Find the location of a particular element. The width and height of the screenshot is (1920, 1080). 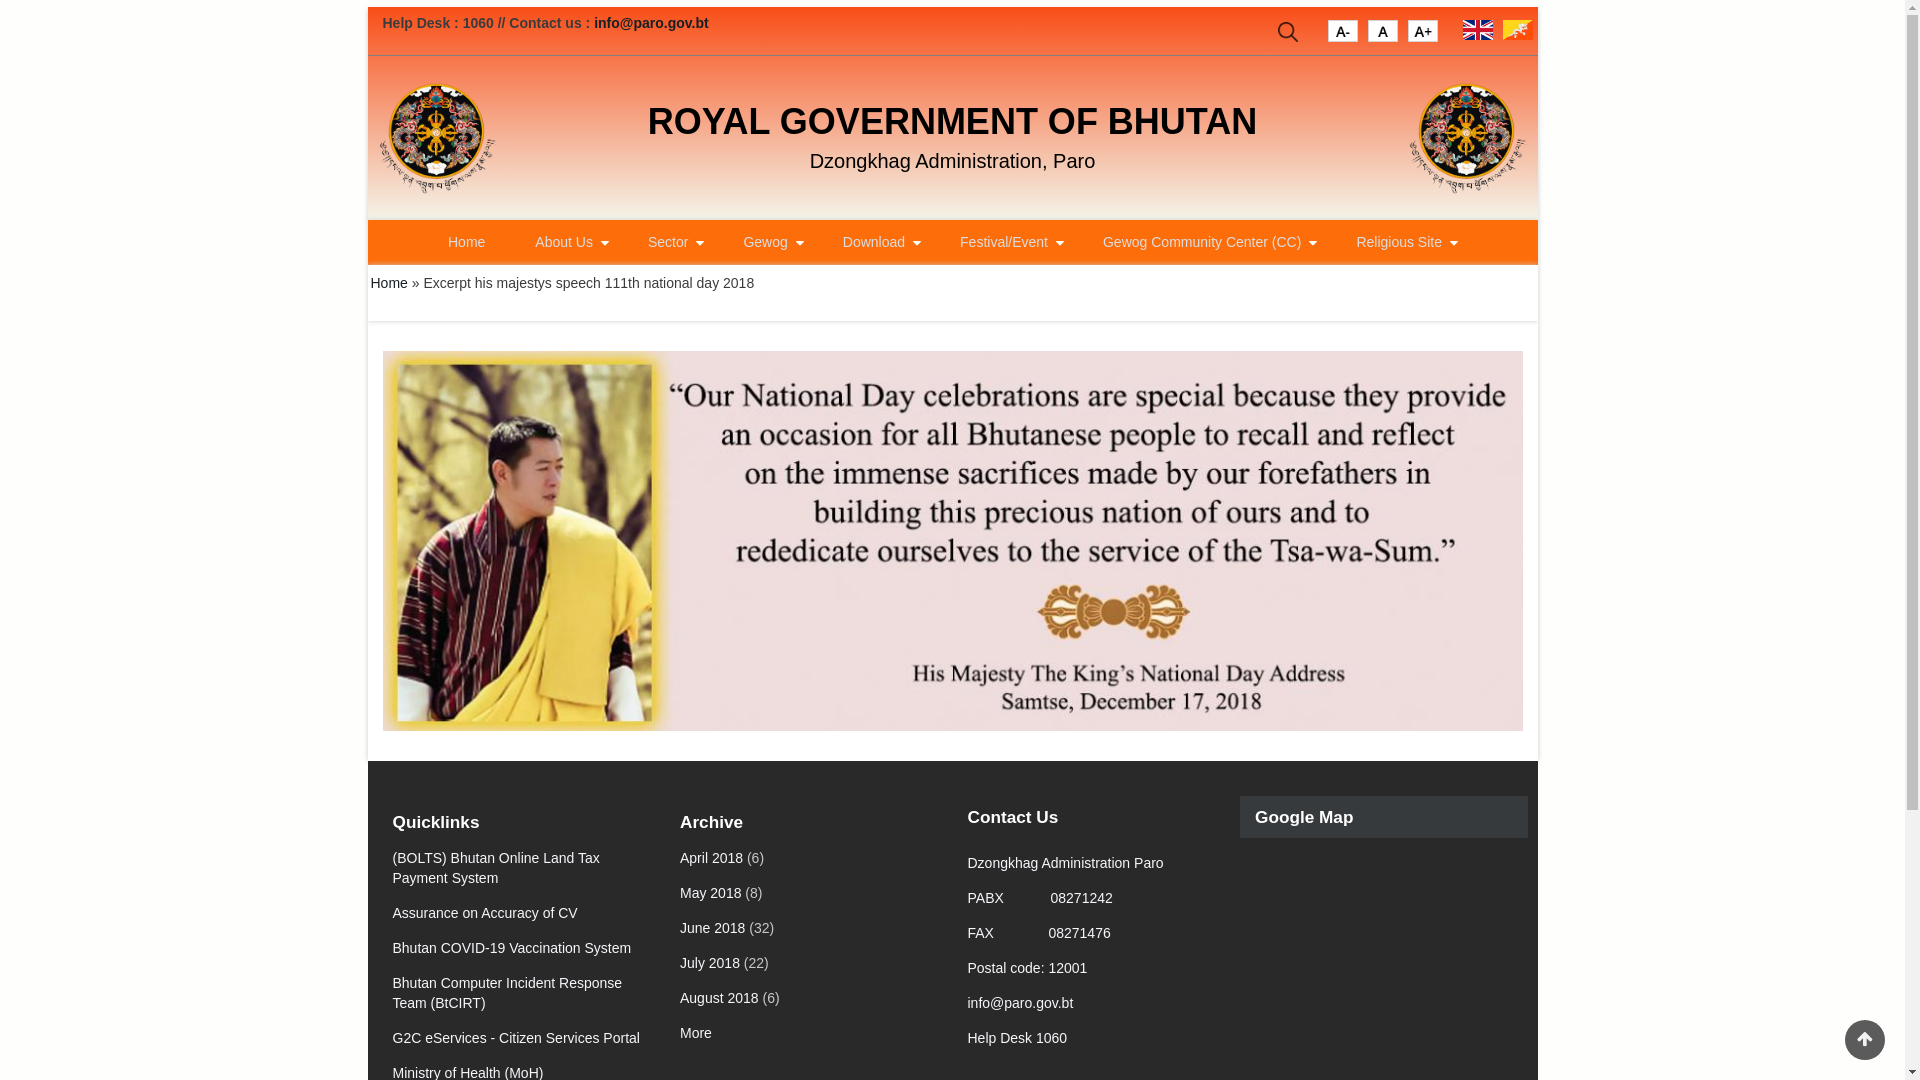

'Home' is located at coordinates (388, 282).